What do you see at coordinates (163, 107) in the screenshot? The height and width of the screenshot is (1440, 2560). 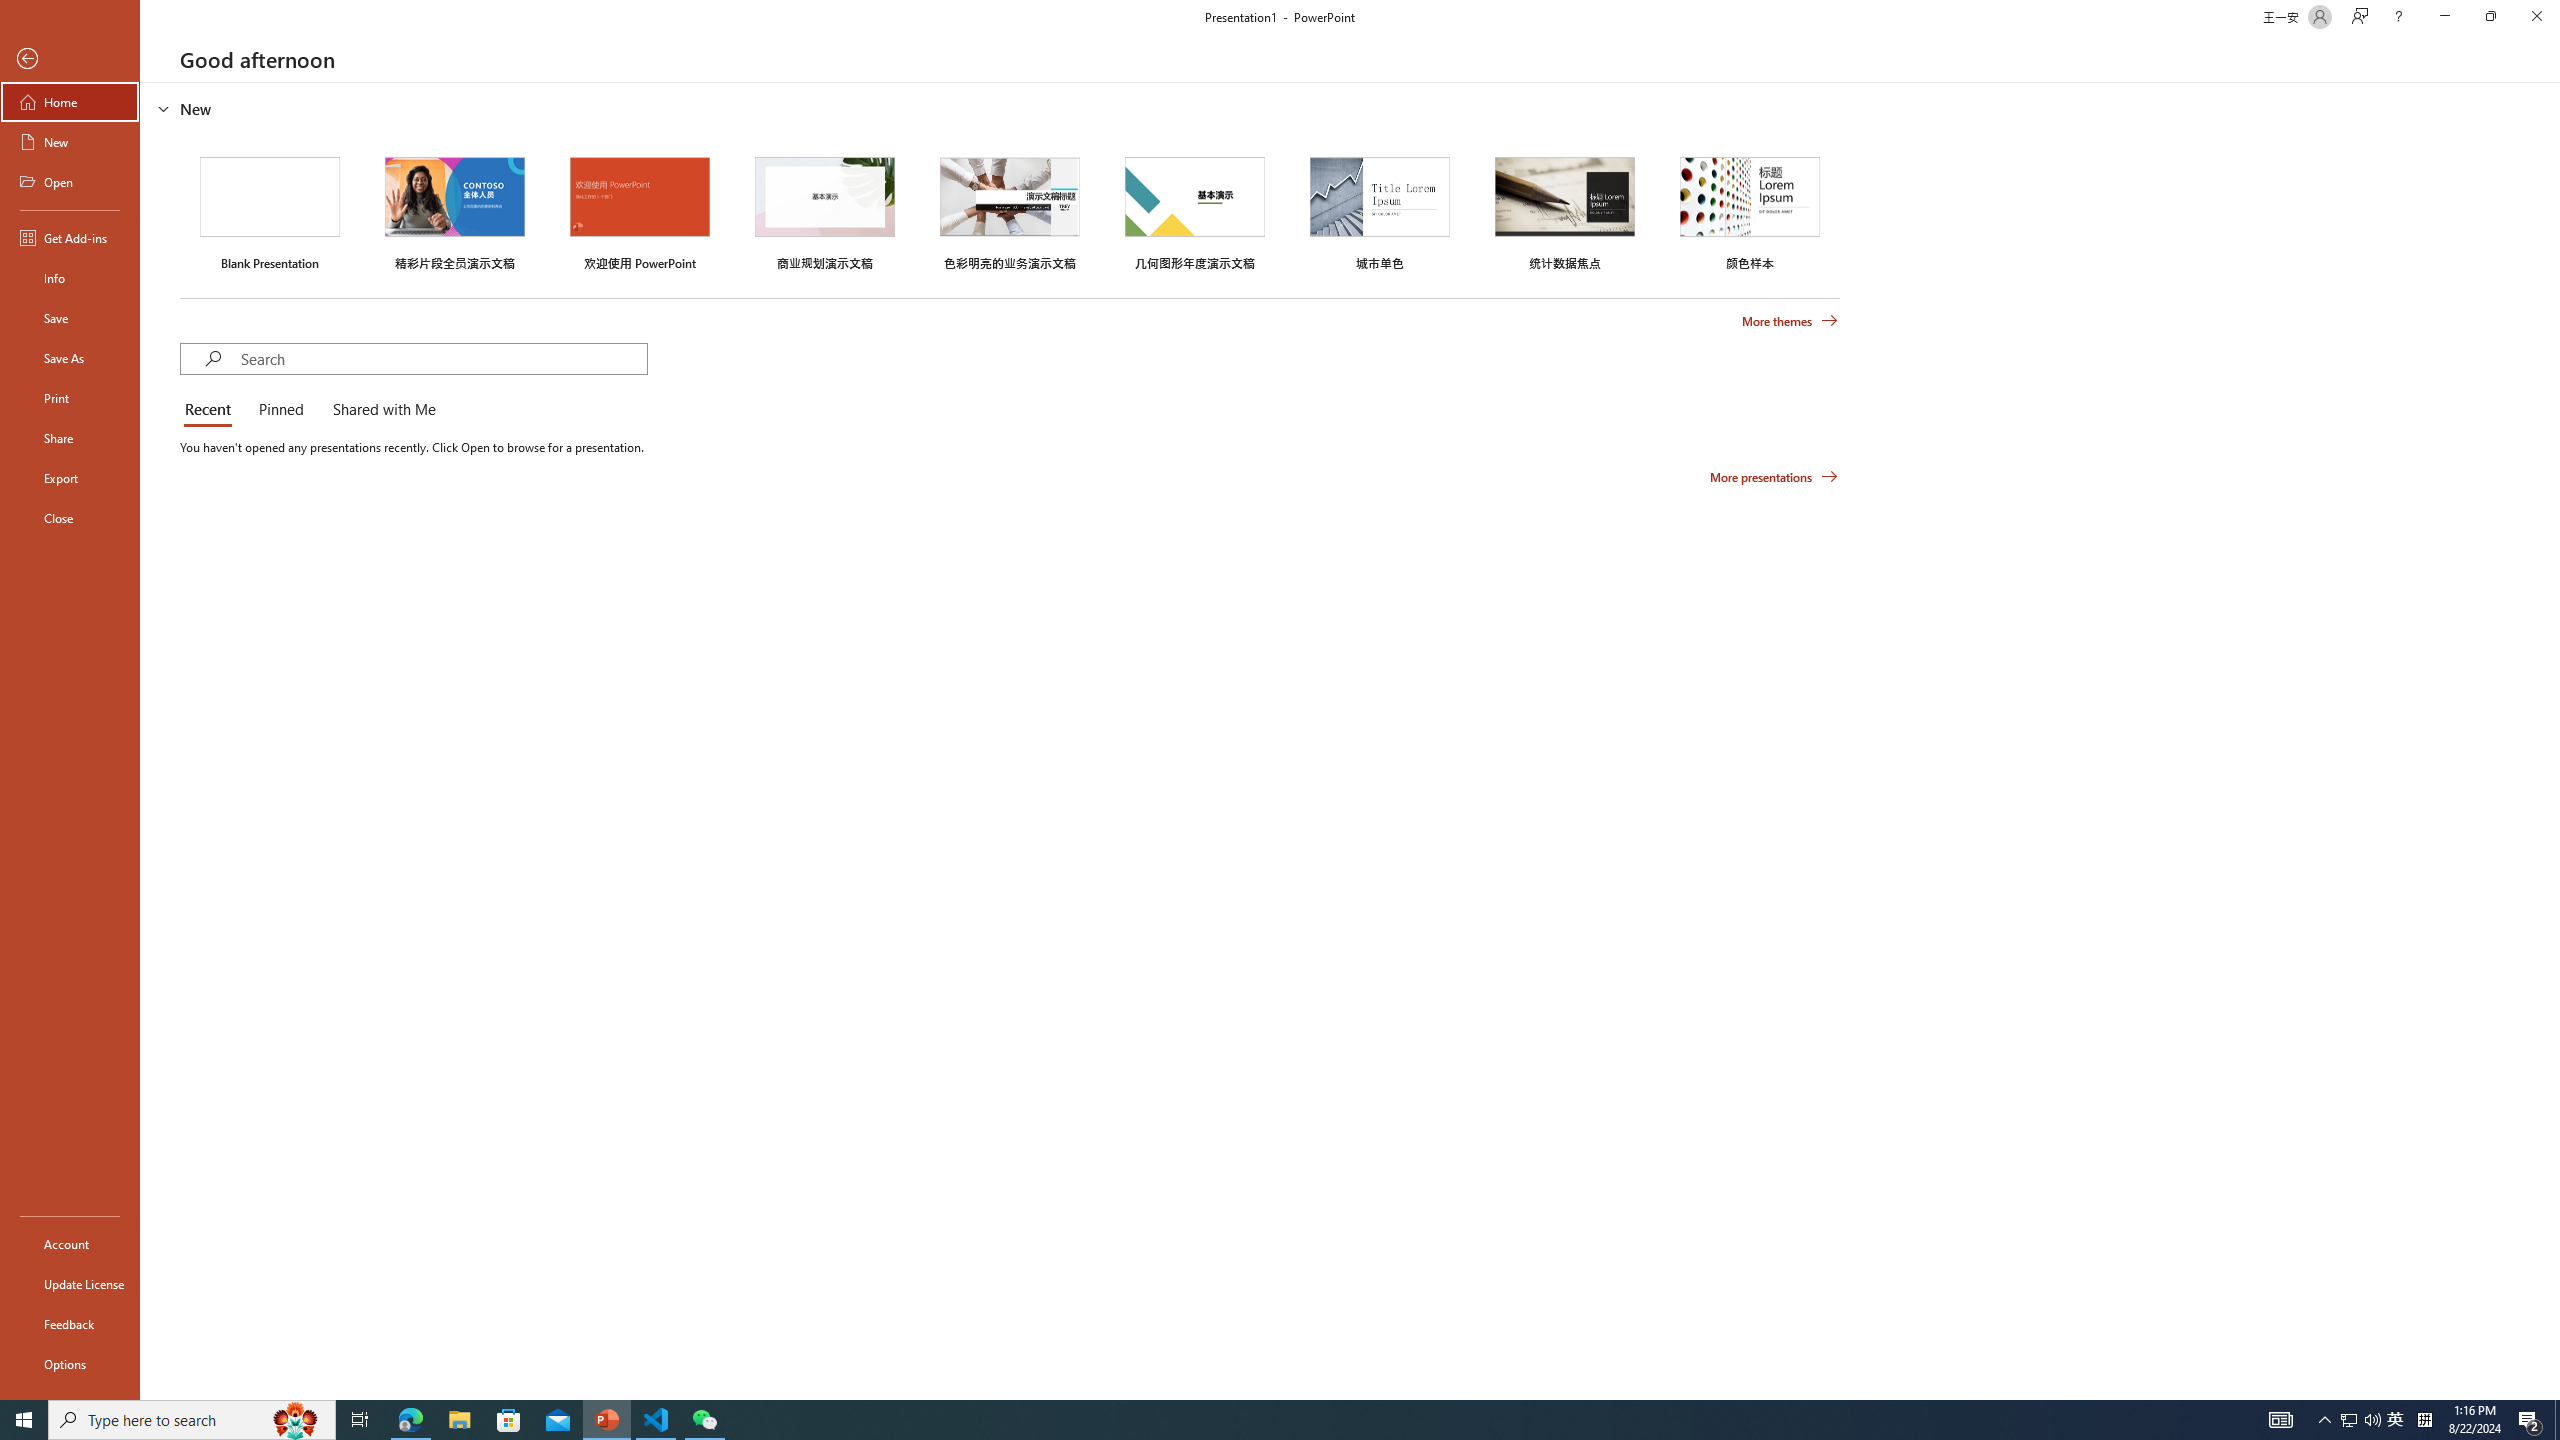 I see `'Hide or show region'` at bounding box center [163, 107].